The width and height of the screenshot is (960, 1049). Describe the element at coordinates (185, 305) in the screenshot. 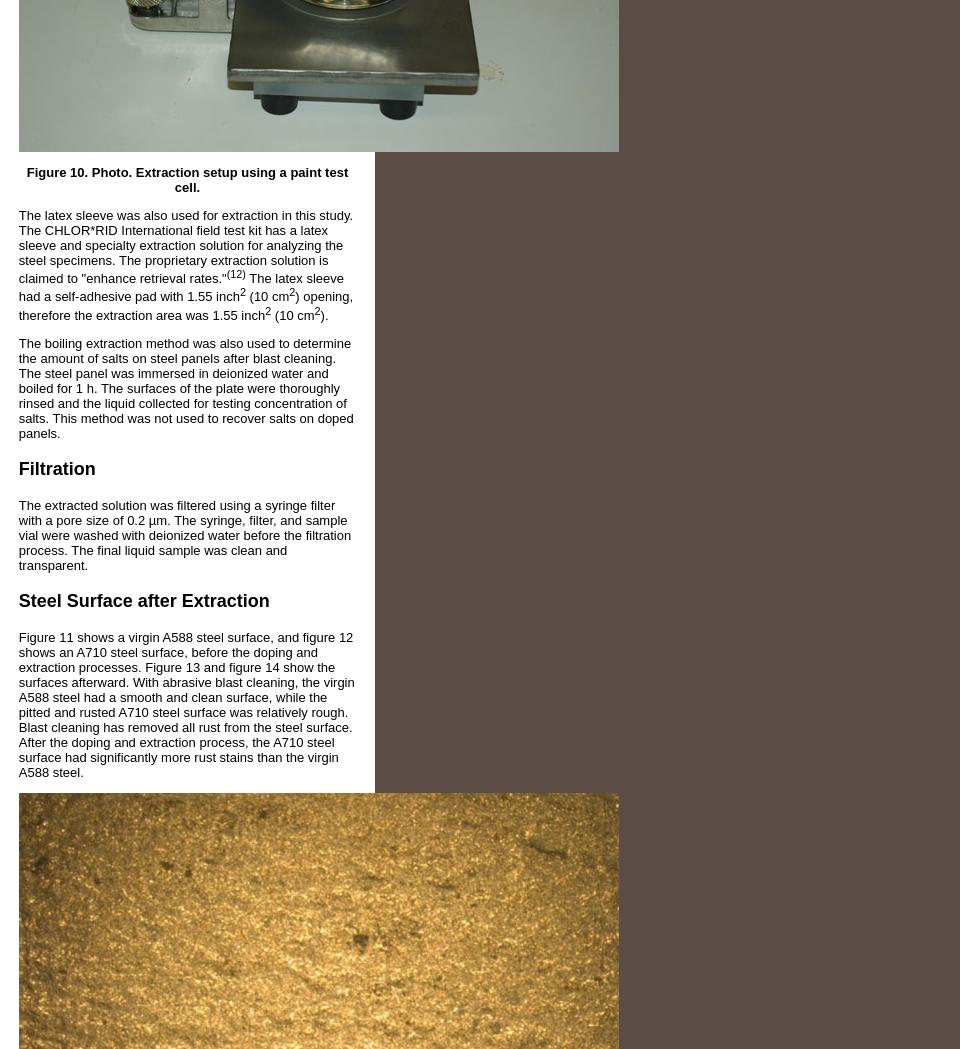

I see `') opening, therefore the extraction area was 1.55 inch'` at that location.